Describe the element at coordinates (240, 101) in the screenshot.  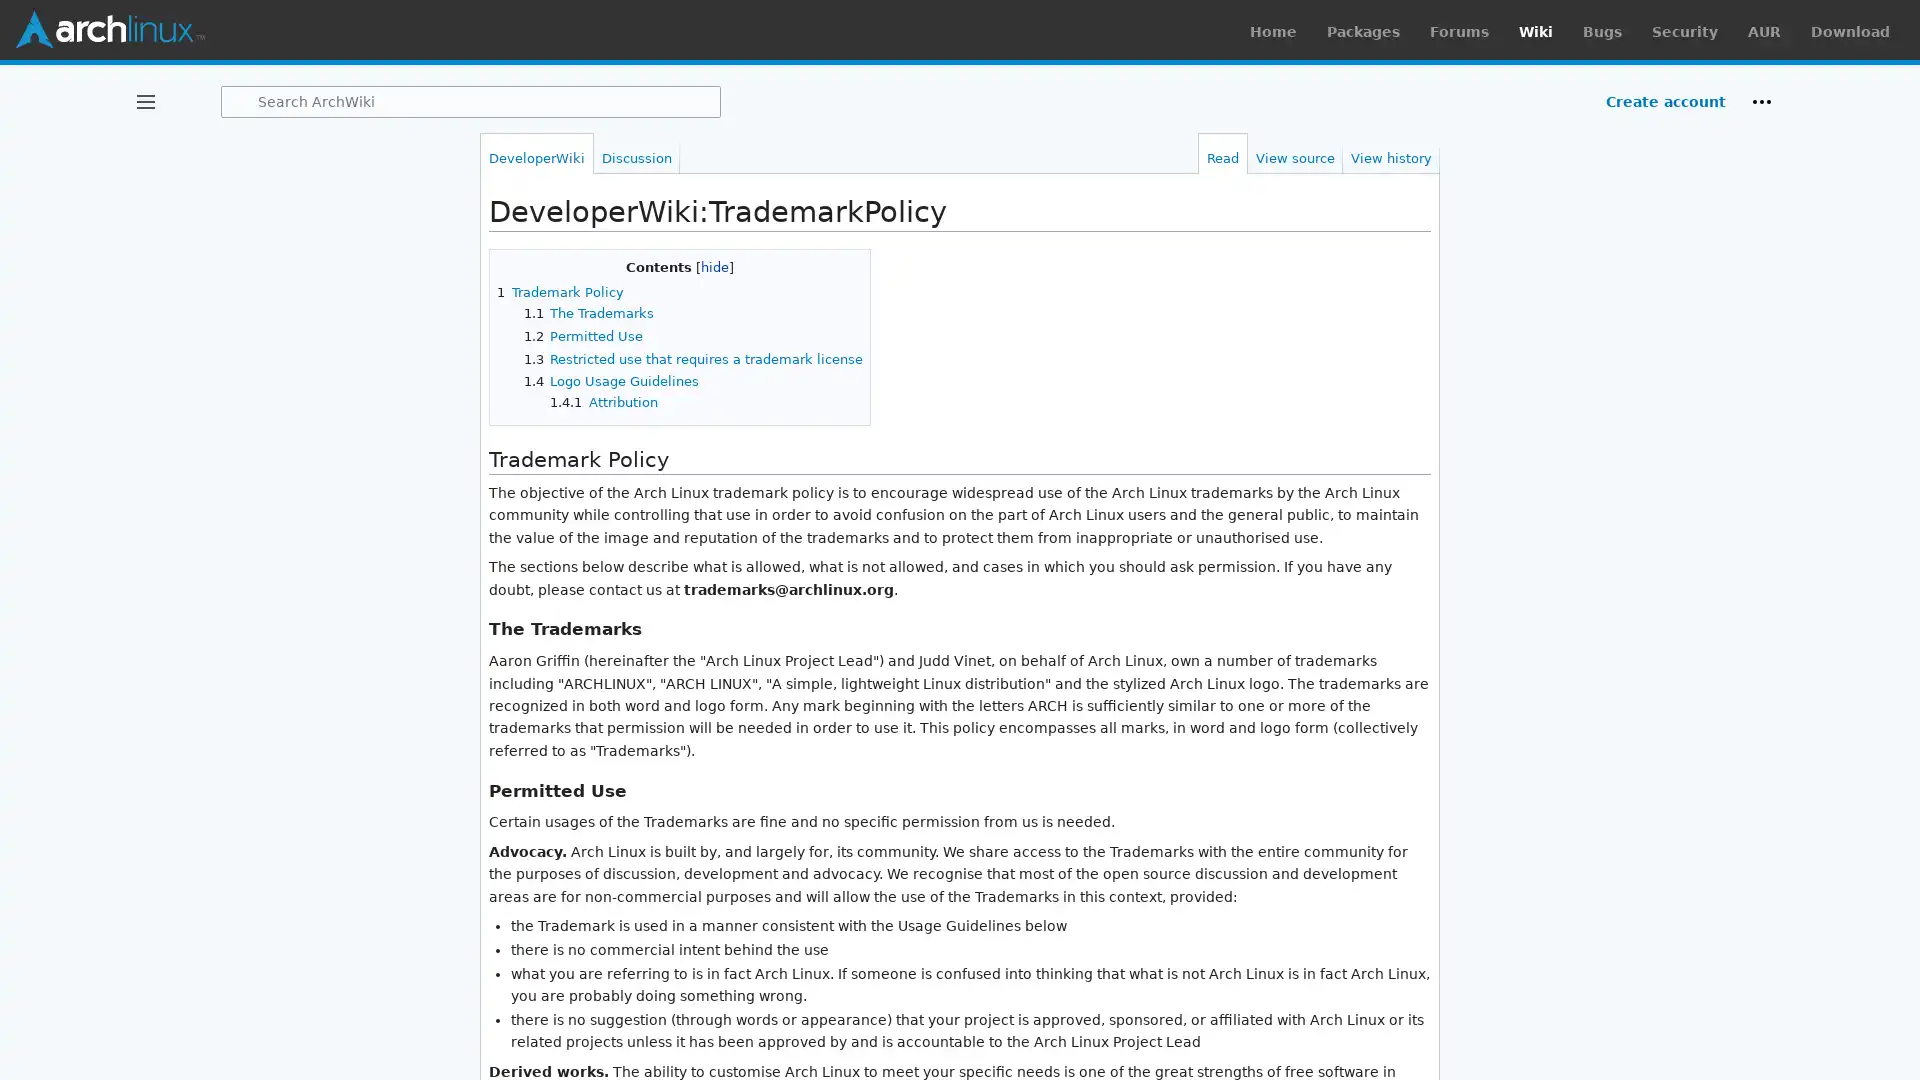
I see `Go` at that location.